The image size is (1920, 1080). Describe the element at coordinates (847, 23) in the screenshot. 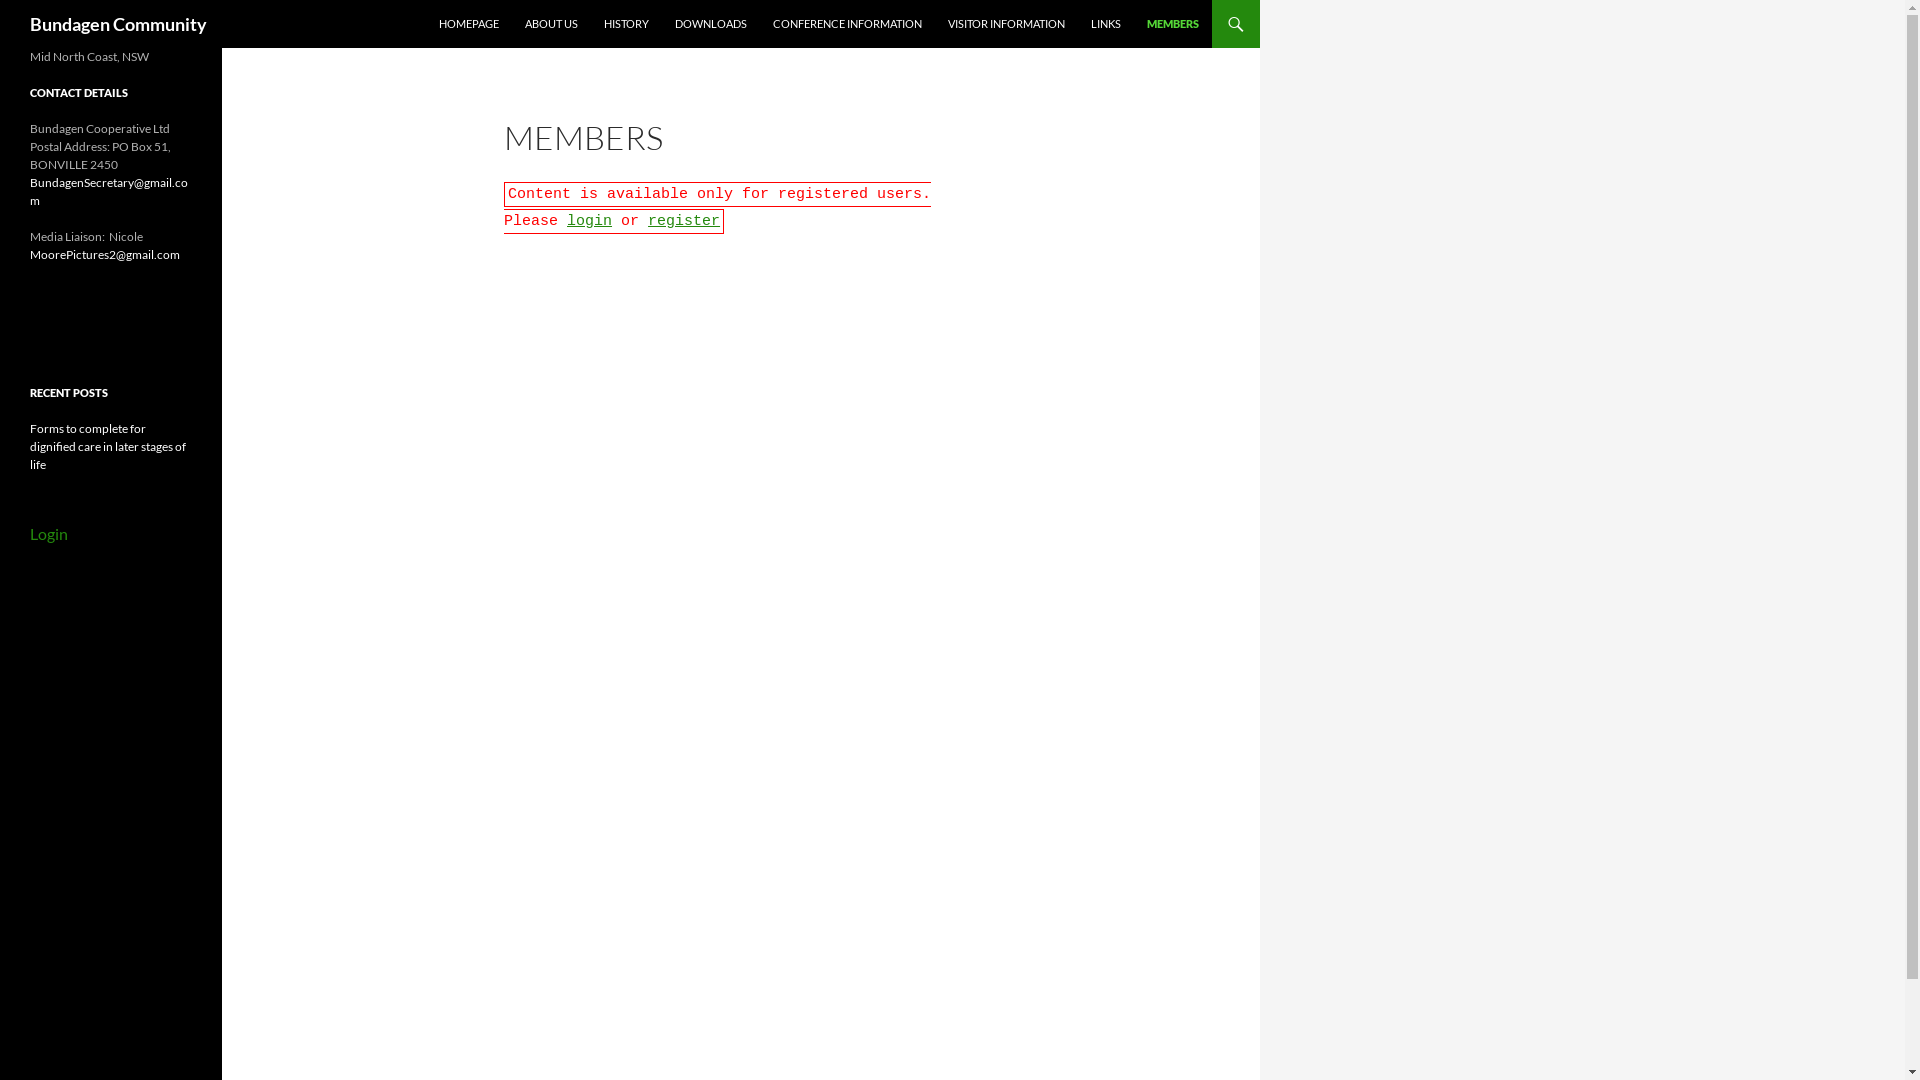

I see `'CONFERENCE INFORMATION'` at that location.